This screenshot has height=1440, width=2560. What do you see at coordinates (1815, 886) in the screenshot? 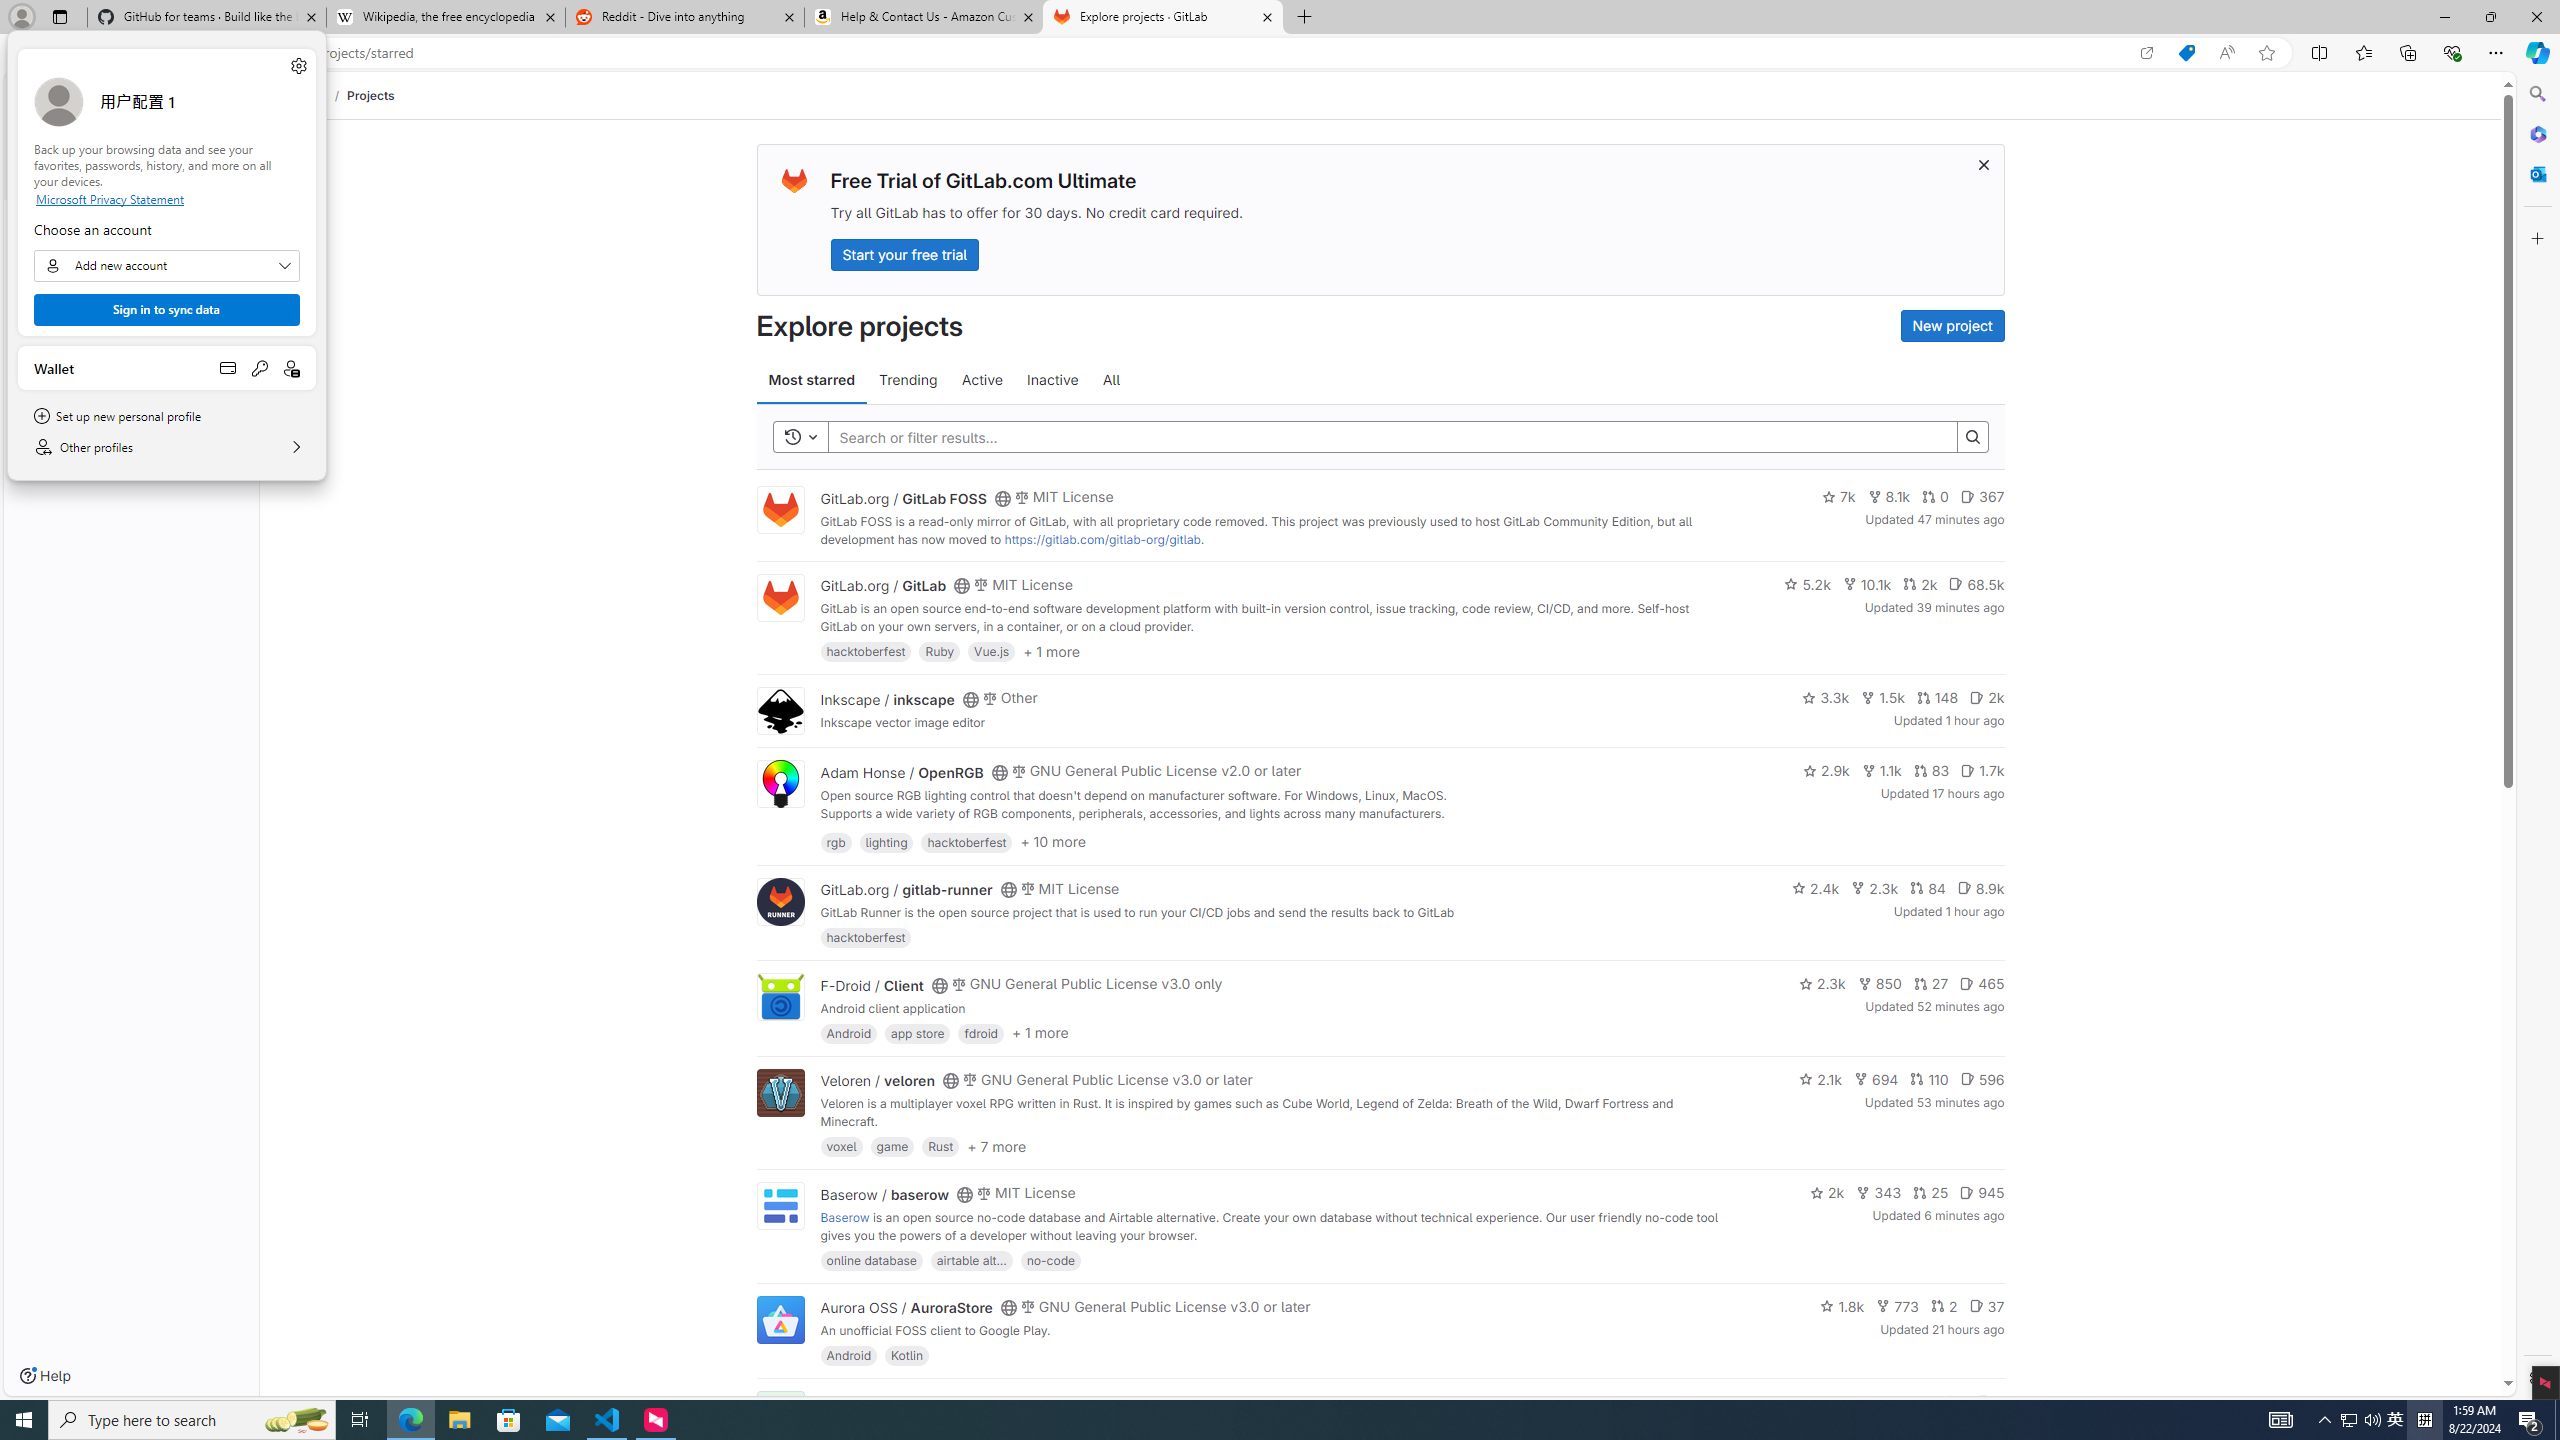
I see `'2.4k'` at bounding box center [1815, 886].